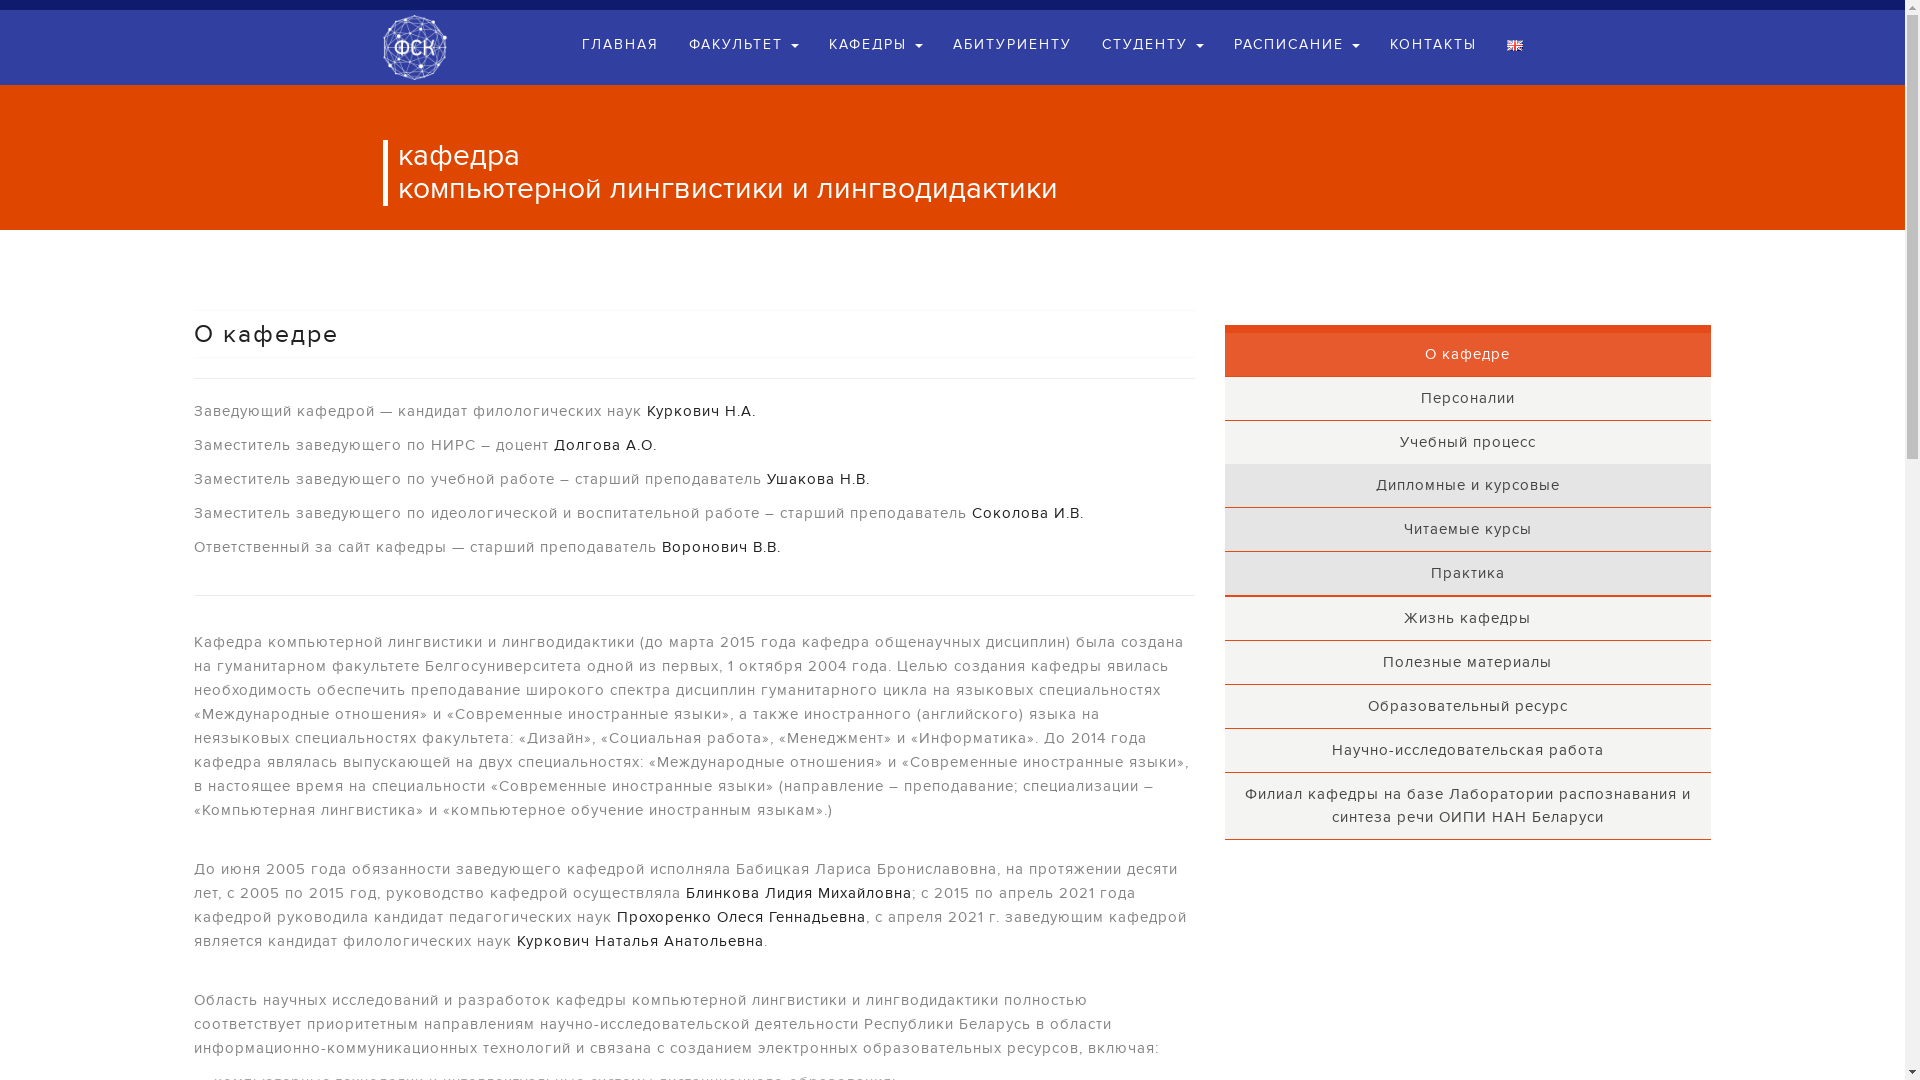  What do you see at coordinates (1513, 45) in the screenshot?
I see `'English'` at bounding box center [1513, 45].